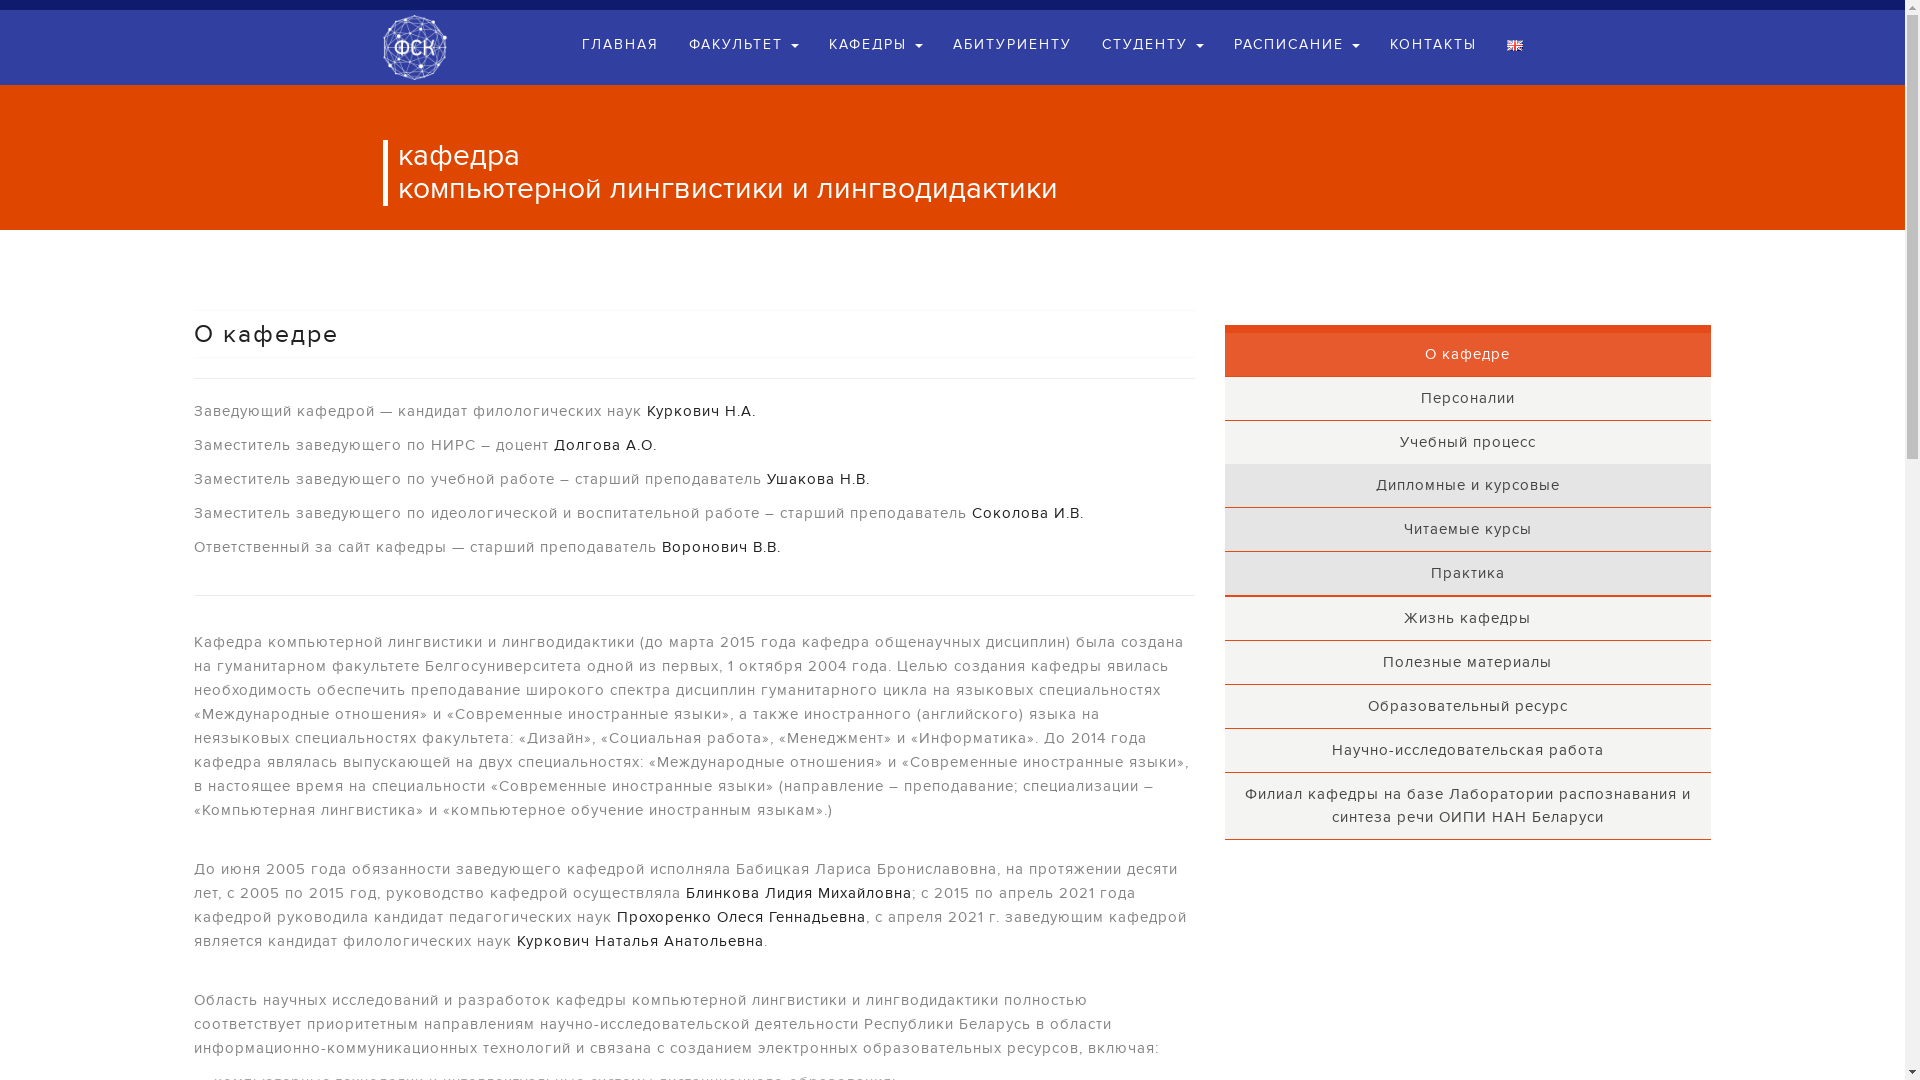  What do you see at coordinates (1513, 45) in the screenshot?
I see `'English'` at bounding box center [1513, 45].